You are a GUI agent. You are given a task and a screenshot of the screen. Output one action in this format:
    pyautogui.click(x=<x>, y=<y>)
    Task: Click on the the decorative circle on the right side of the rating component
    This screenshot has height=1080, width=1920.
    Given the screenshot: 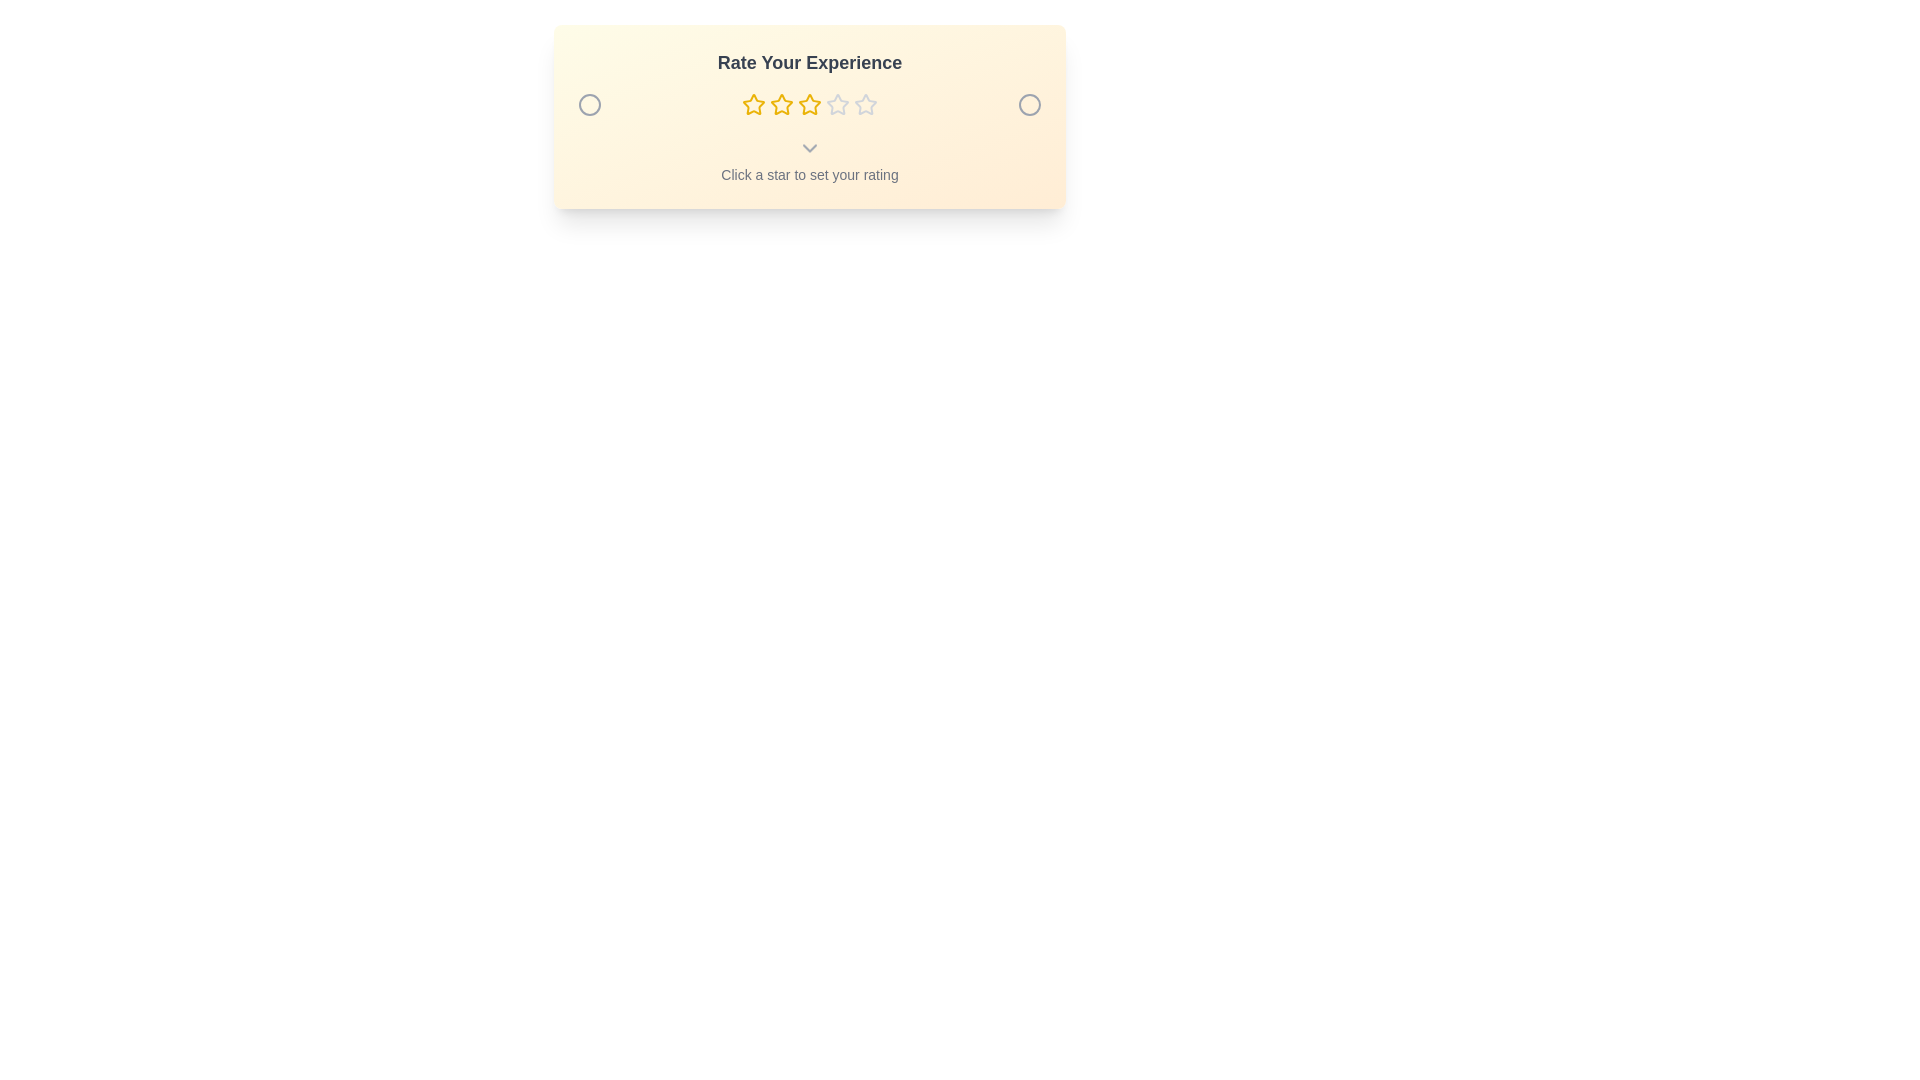 What is the action you would take?
    pyautogui.click(x=1030, y=104)
    